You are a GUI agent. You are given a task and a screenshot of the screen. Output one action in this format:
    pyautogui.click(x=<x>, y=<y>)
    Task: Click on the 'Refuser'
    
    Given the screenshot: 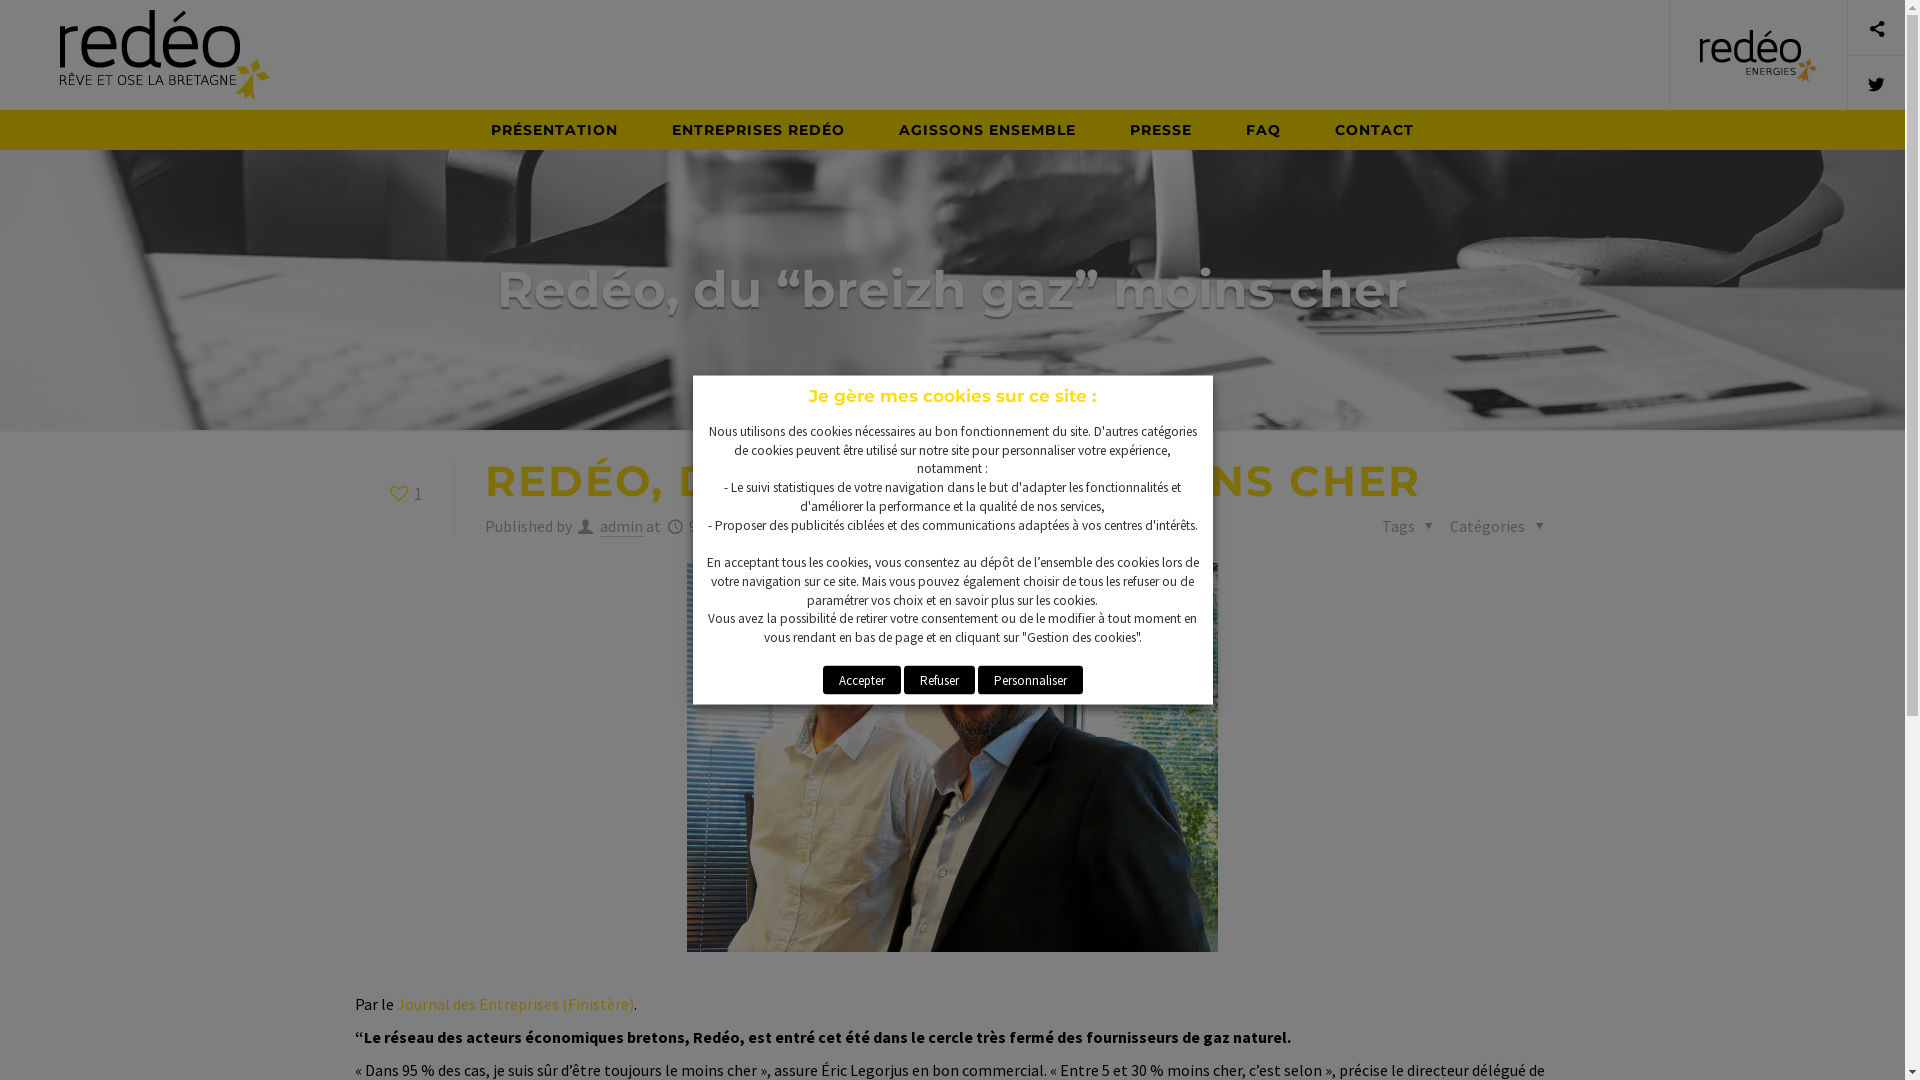 What is the action you would take?
    pyautogui.click(x=938, y=678)
    